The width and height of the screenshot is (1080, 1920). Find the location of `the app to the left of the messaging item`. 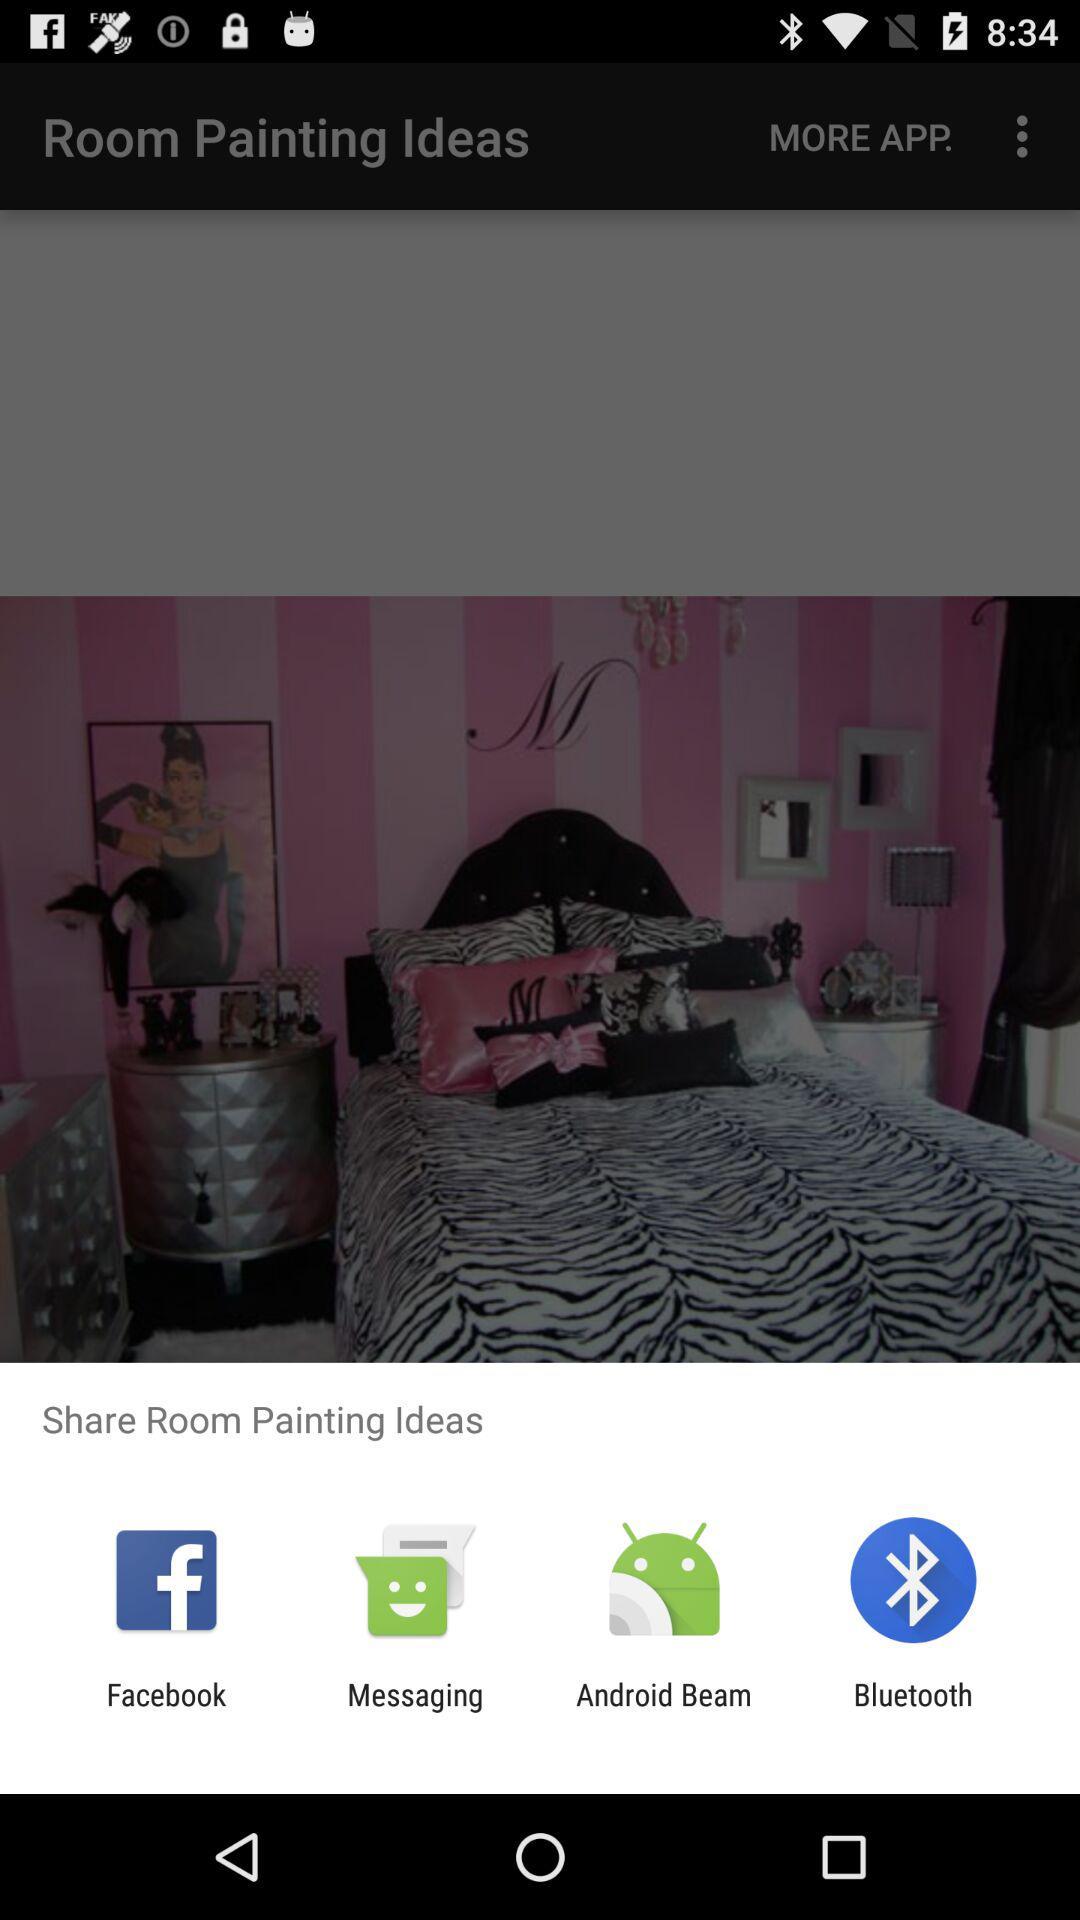

the app to the left of the messaging item is located at coordinates (165, 1711).